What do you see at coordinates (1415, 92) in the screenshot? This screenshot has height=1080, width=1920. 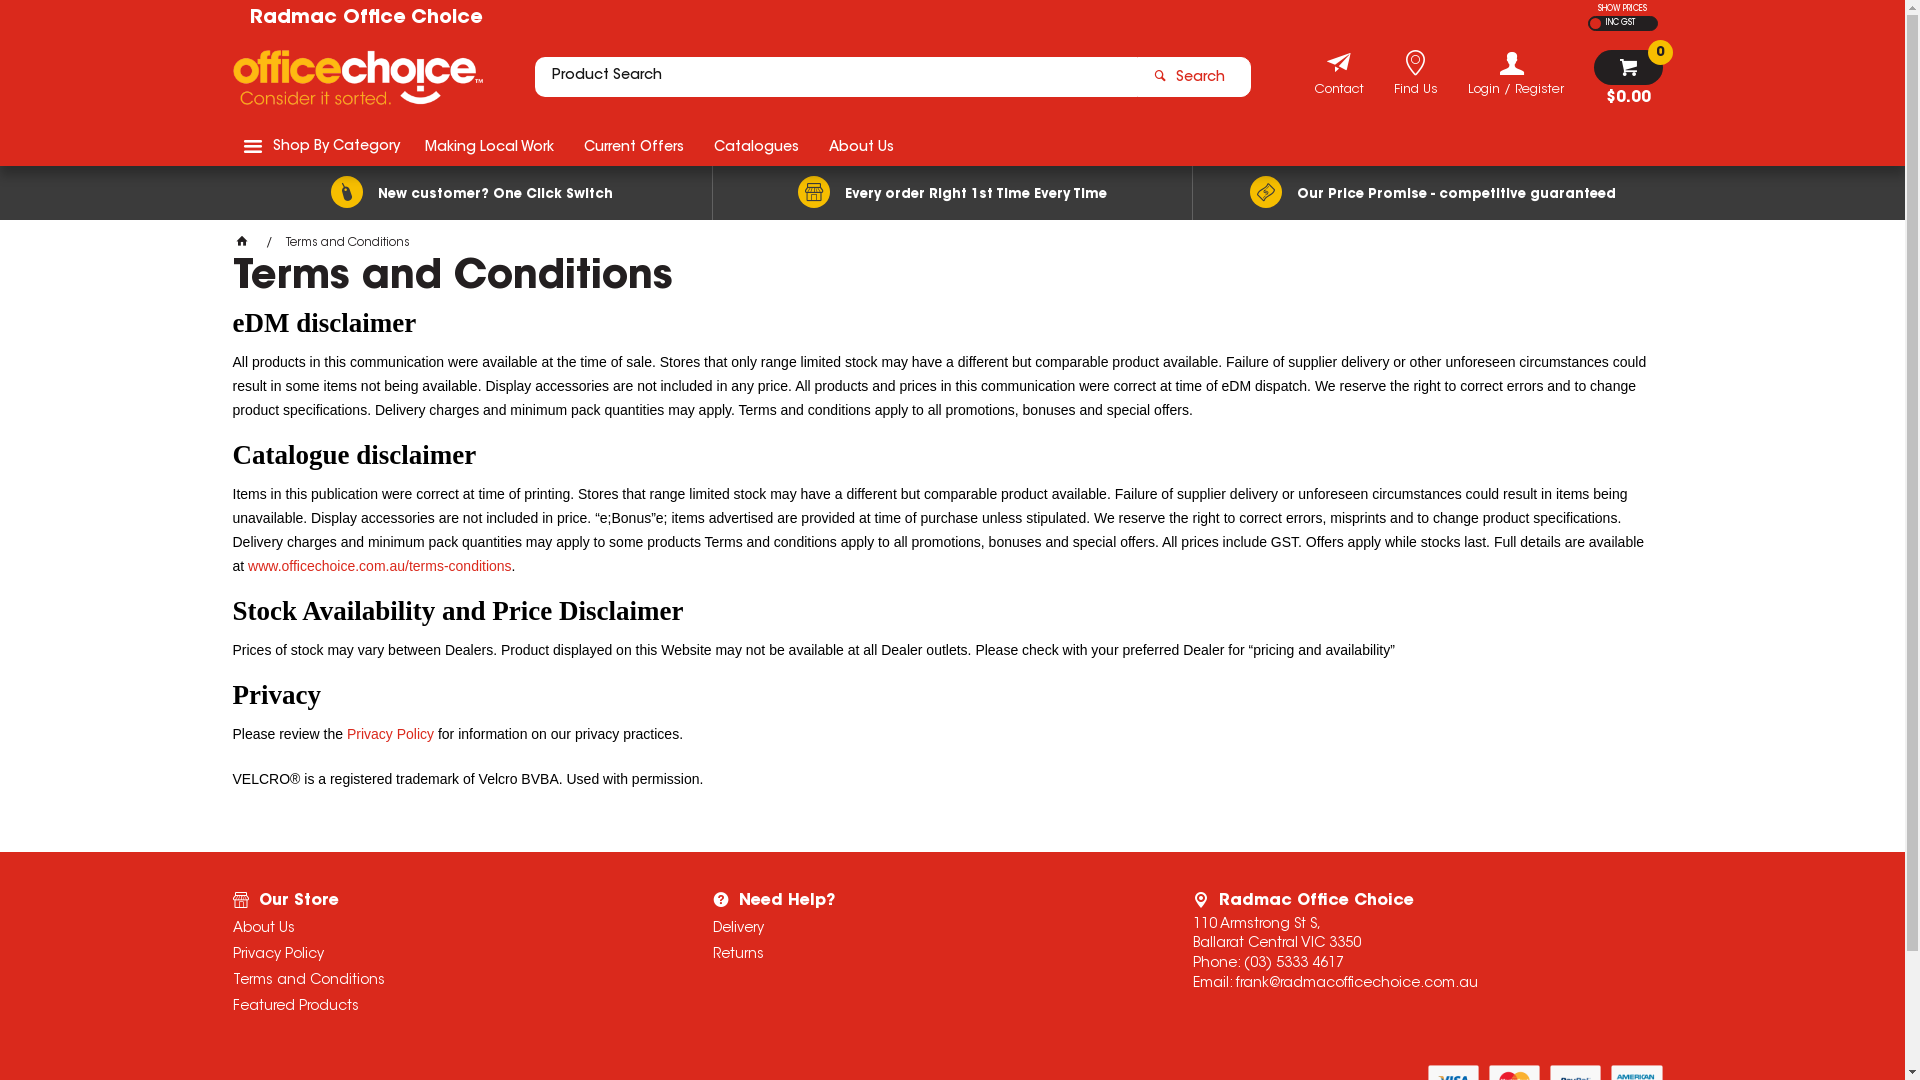 I see `'Find Us'` at bounding box center [1415, 92].